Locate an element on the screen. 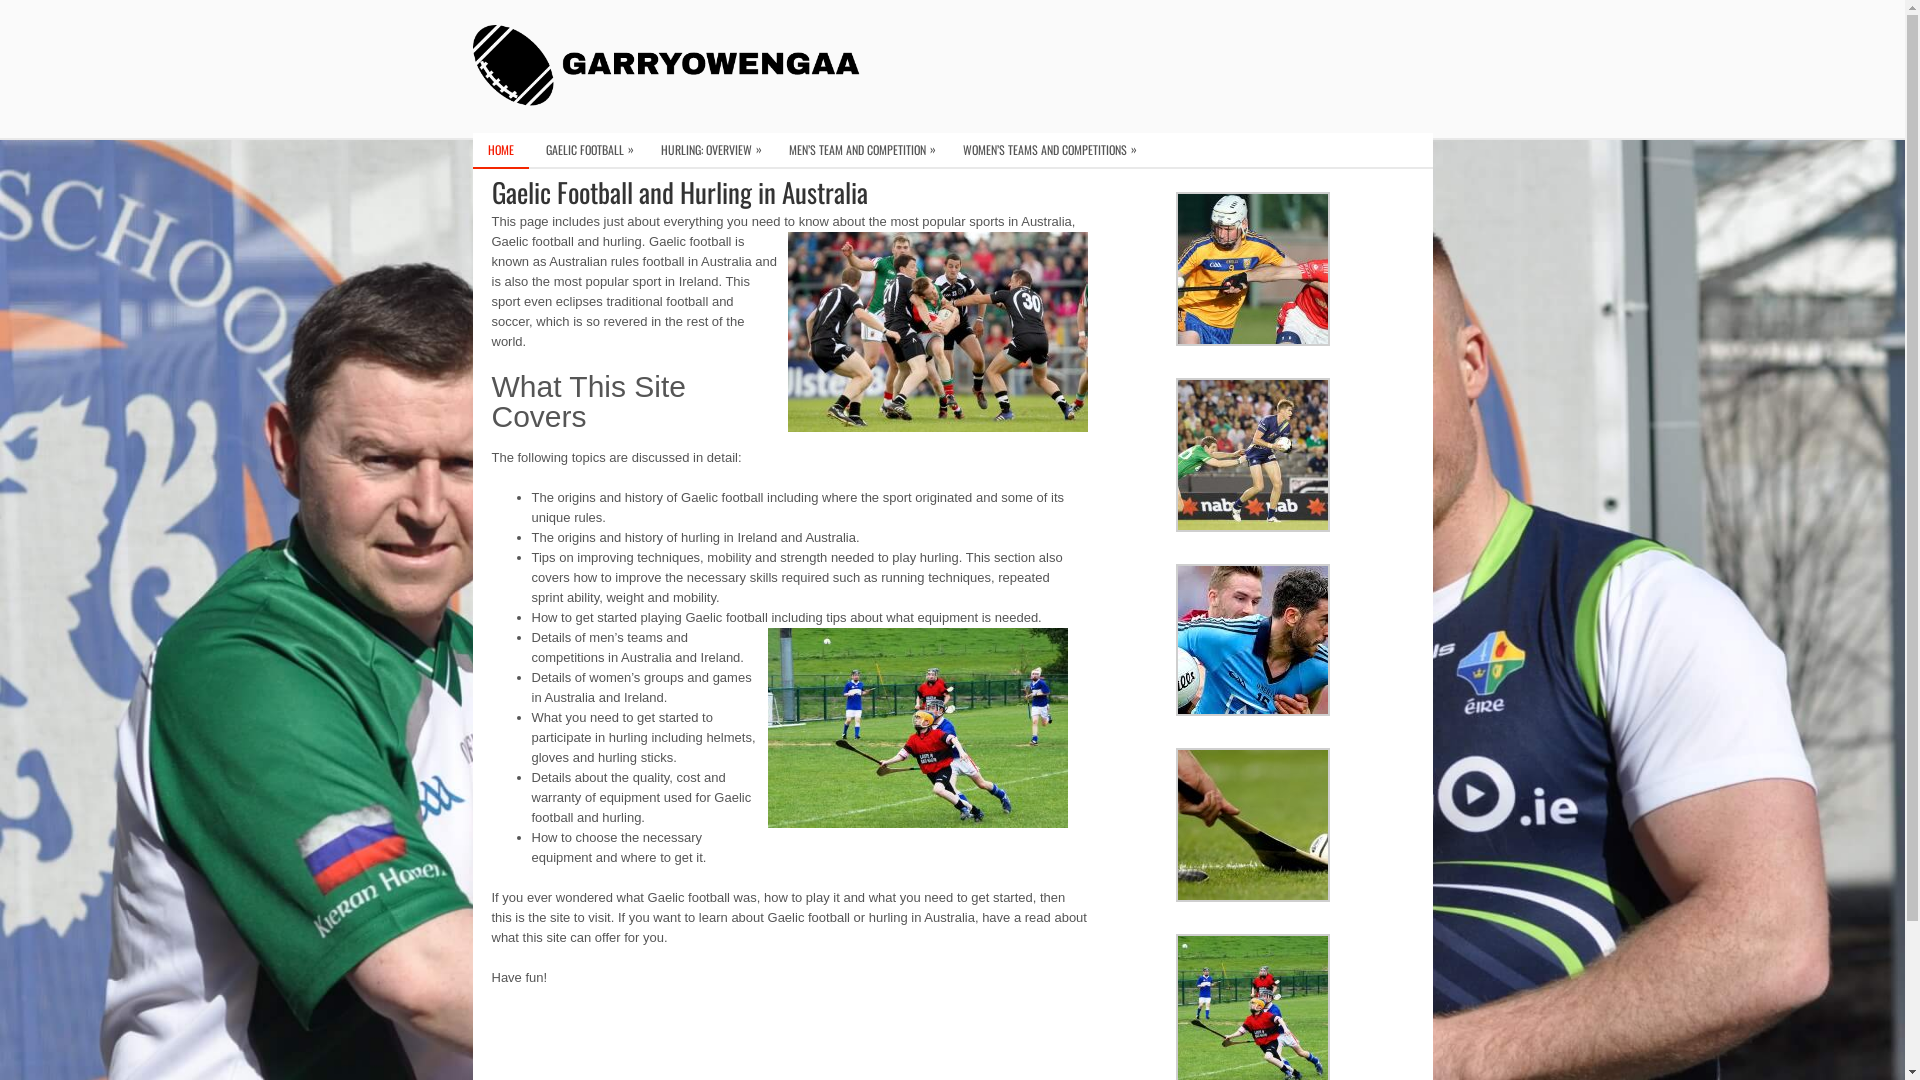 This screenshot has width=1920, height=1080. 'garryowengaa.com.au' is located at coordinates (672, 64).